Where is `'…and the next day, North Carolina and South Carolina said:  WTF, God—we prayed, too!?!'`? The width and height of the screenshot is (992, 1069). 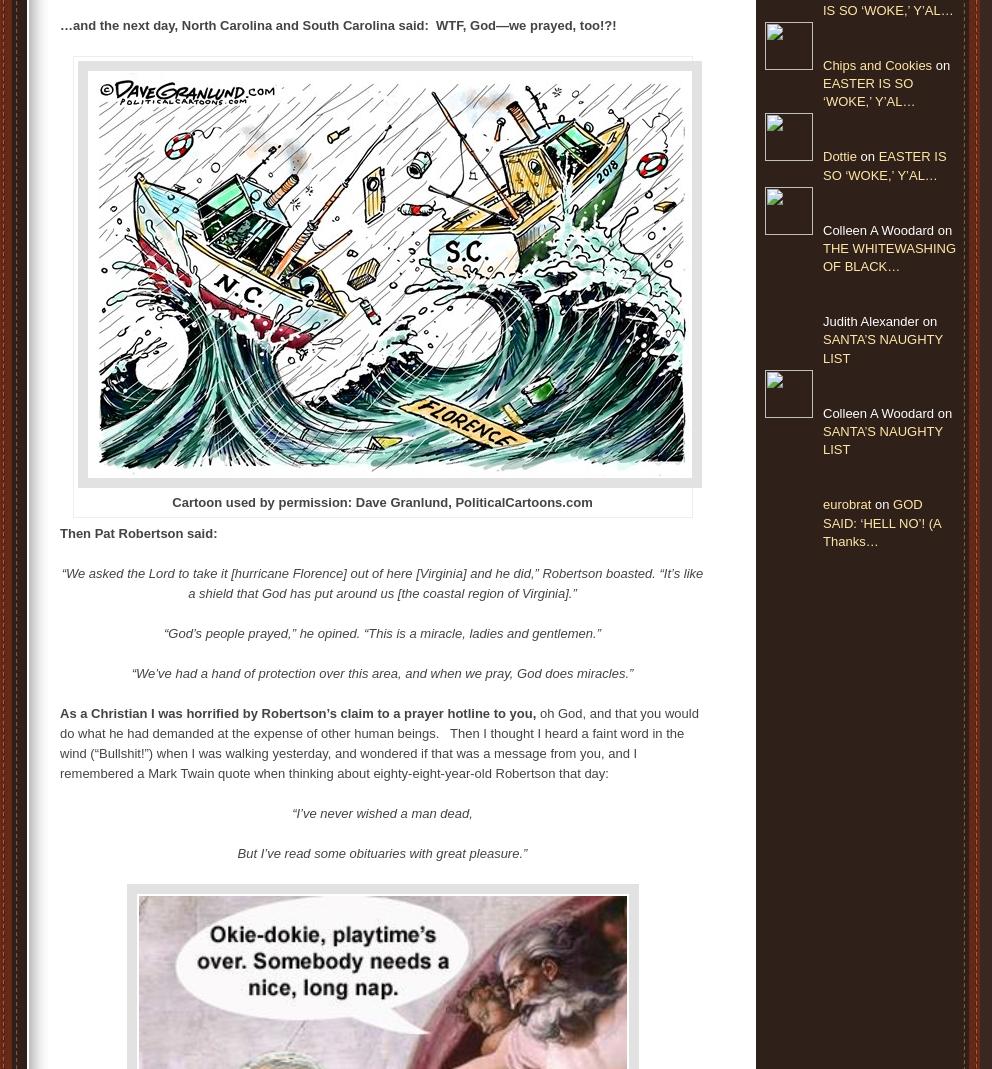 '…and the next day, North Carolina and South Carolina said:  WTF, God—we prayed, too!?!' is located at coordinates (60, 24).